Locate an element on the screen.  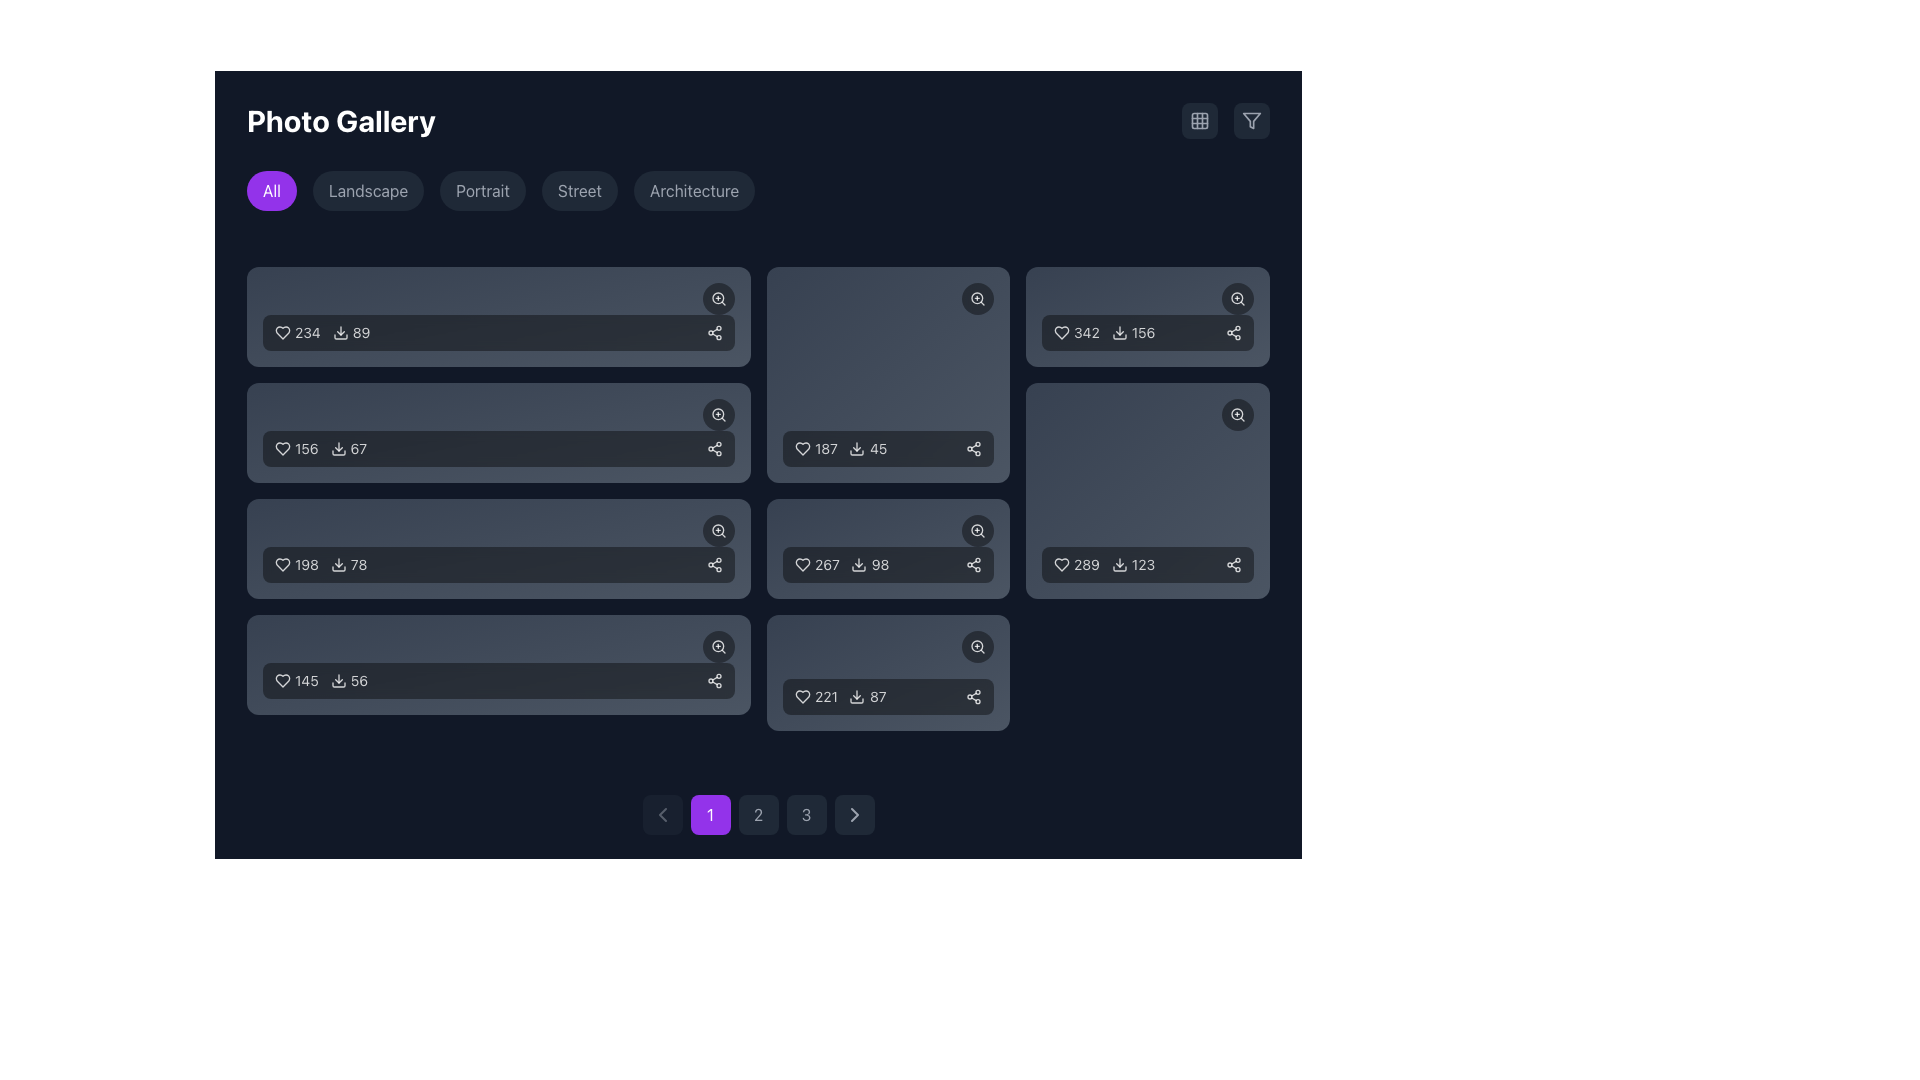
the numeric text label reading '342' that is styled with a smaller font size and located adjacent to a heart-shaped icon on its left, positioned within a card in the right column of a grid layout is located at coordinates (1086, 331).